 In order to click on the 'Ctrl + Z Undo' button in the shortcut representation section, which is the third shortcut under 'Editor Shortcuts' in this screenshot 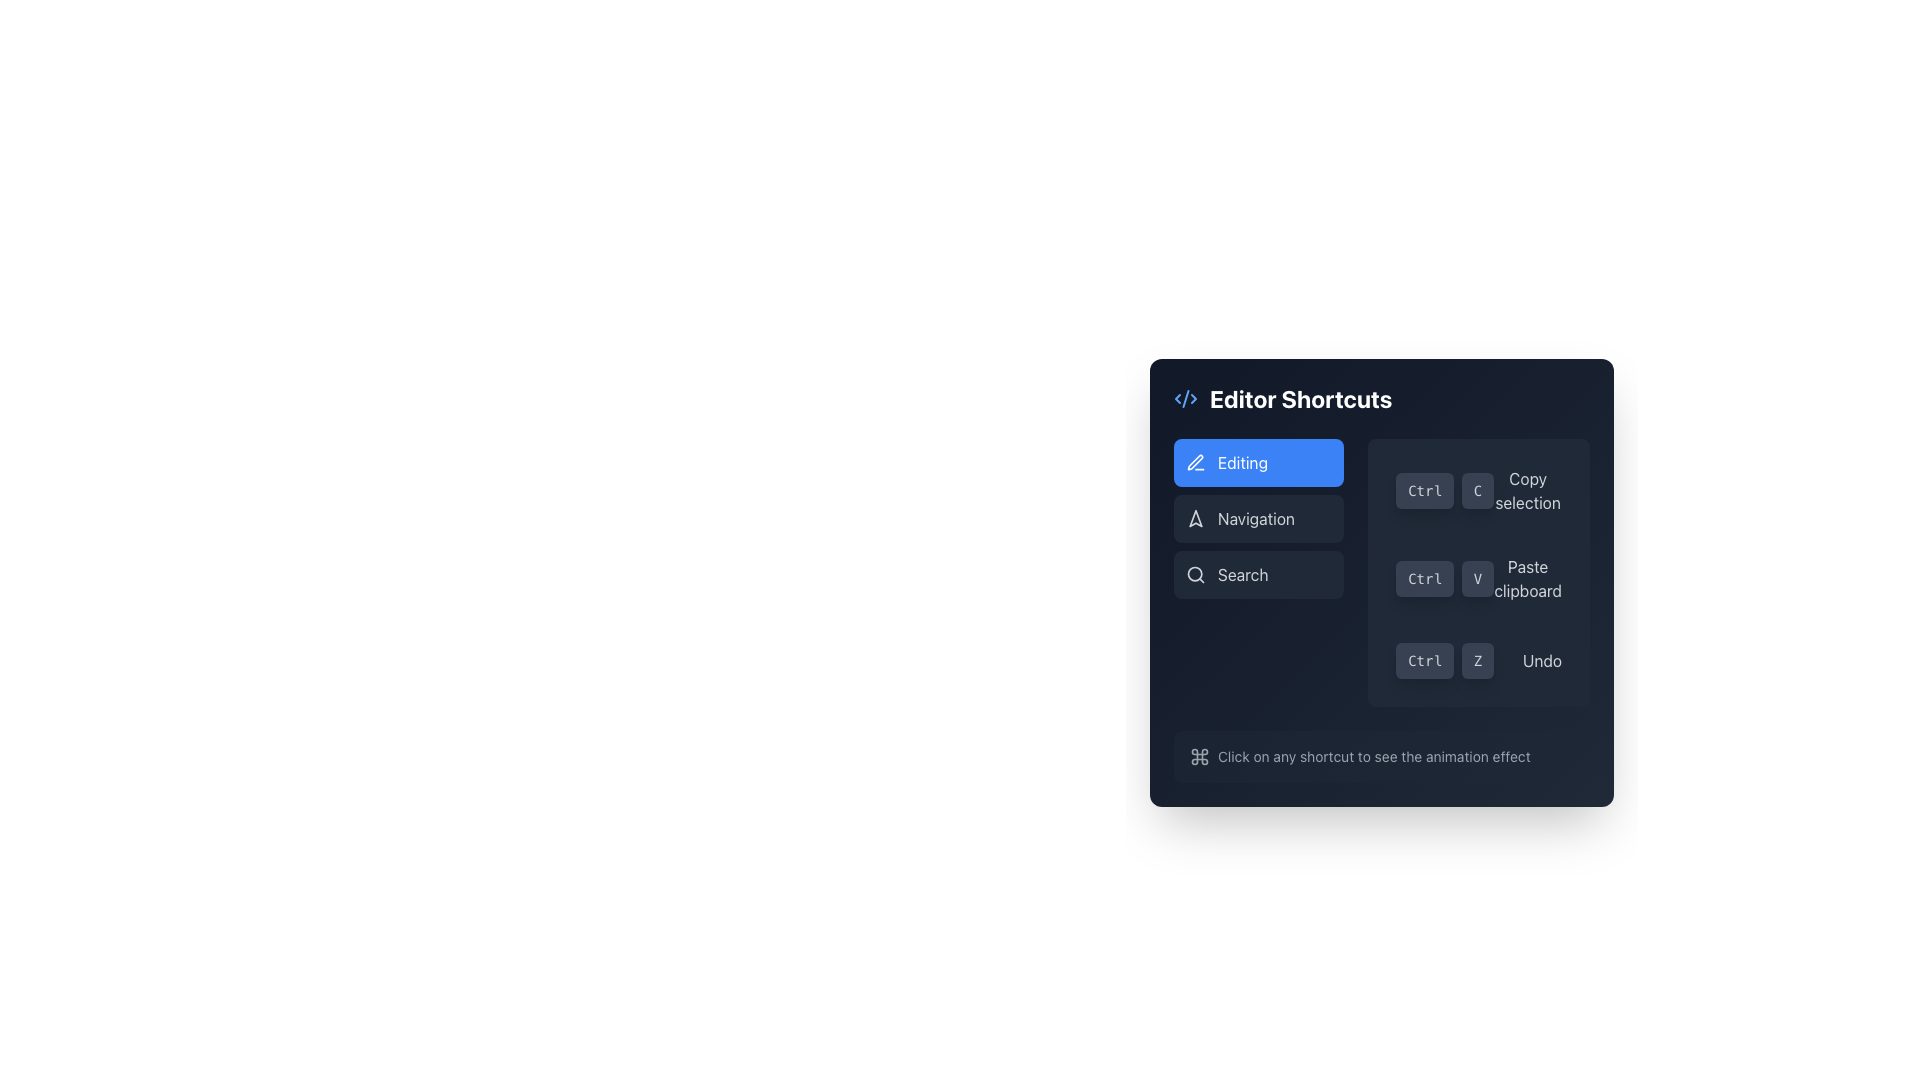, I will do `click(1478, 660)`.